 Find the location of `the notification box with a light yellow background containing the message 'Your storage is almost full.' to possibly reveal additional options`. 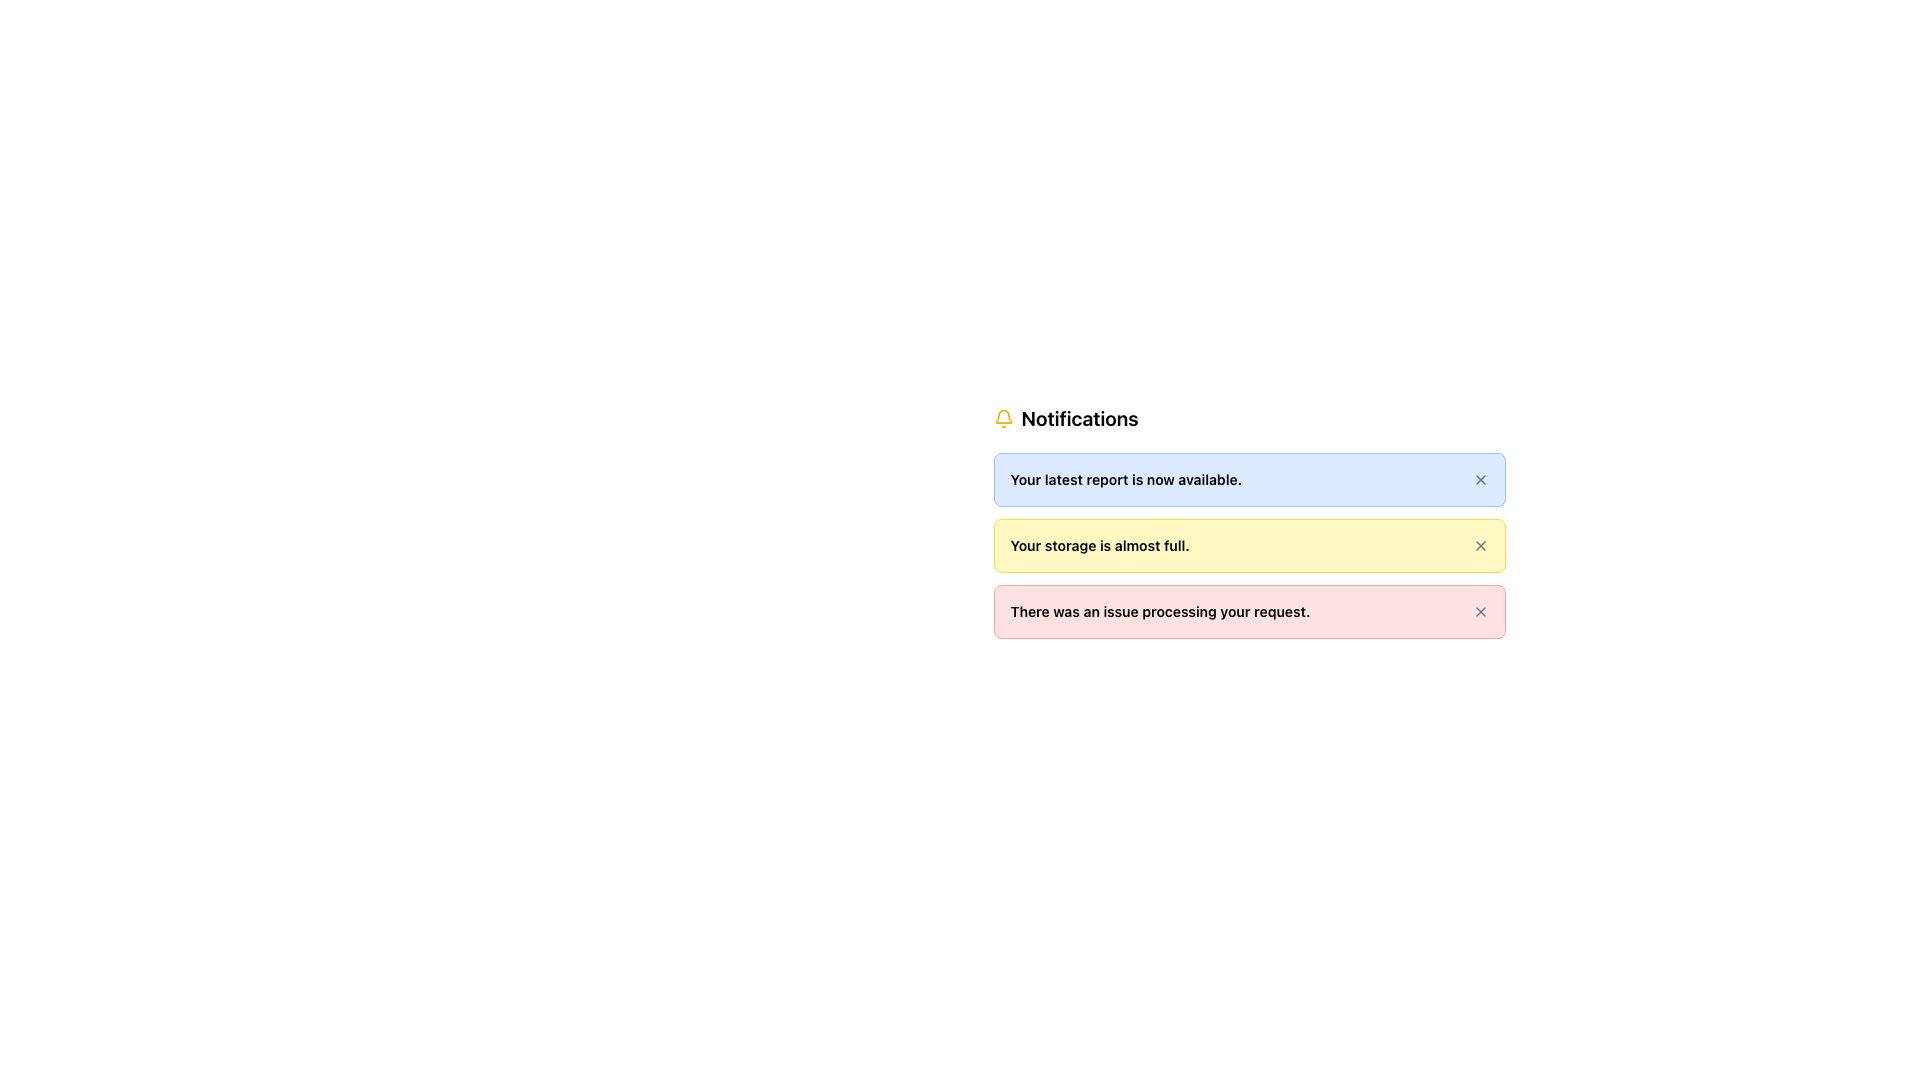

the notification box with a light yellow background containing the message 'Your storage is almost full.' to possibly reveal additional options is located at coordinates (1248, 546).